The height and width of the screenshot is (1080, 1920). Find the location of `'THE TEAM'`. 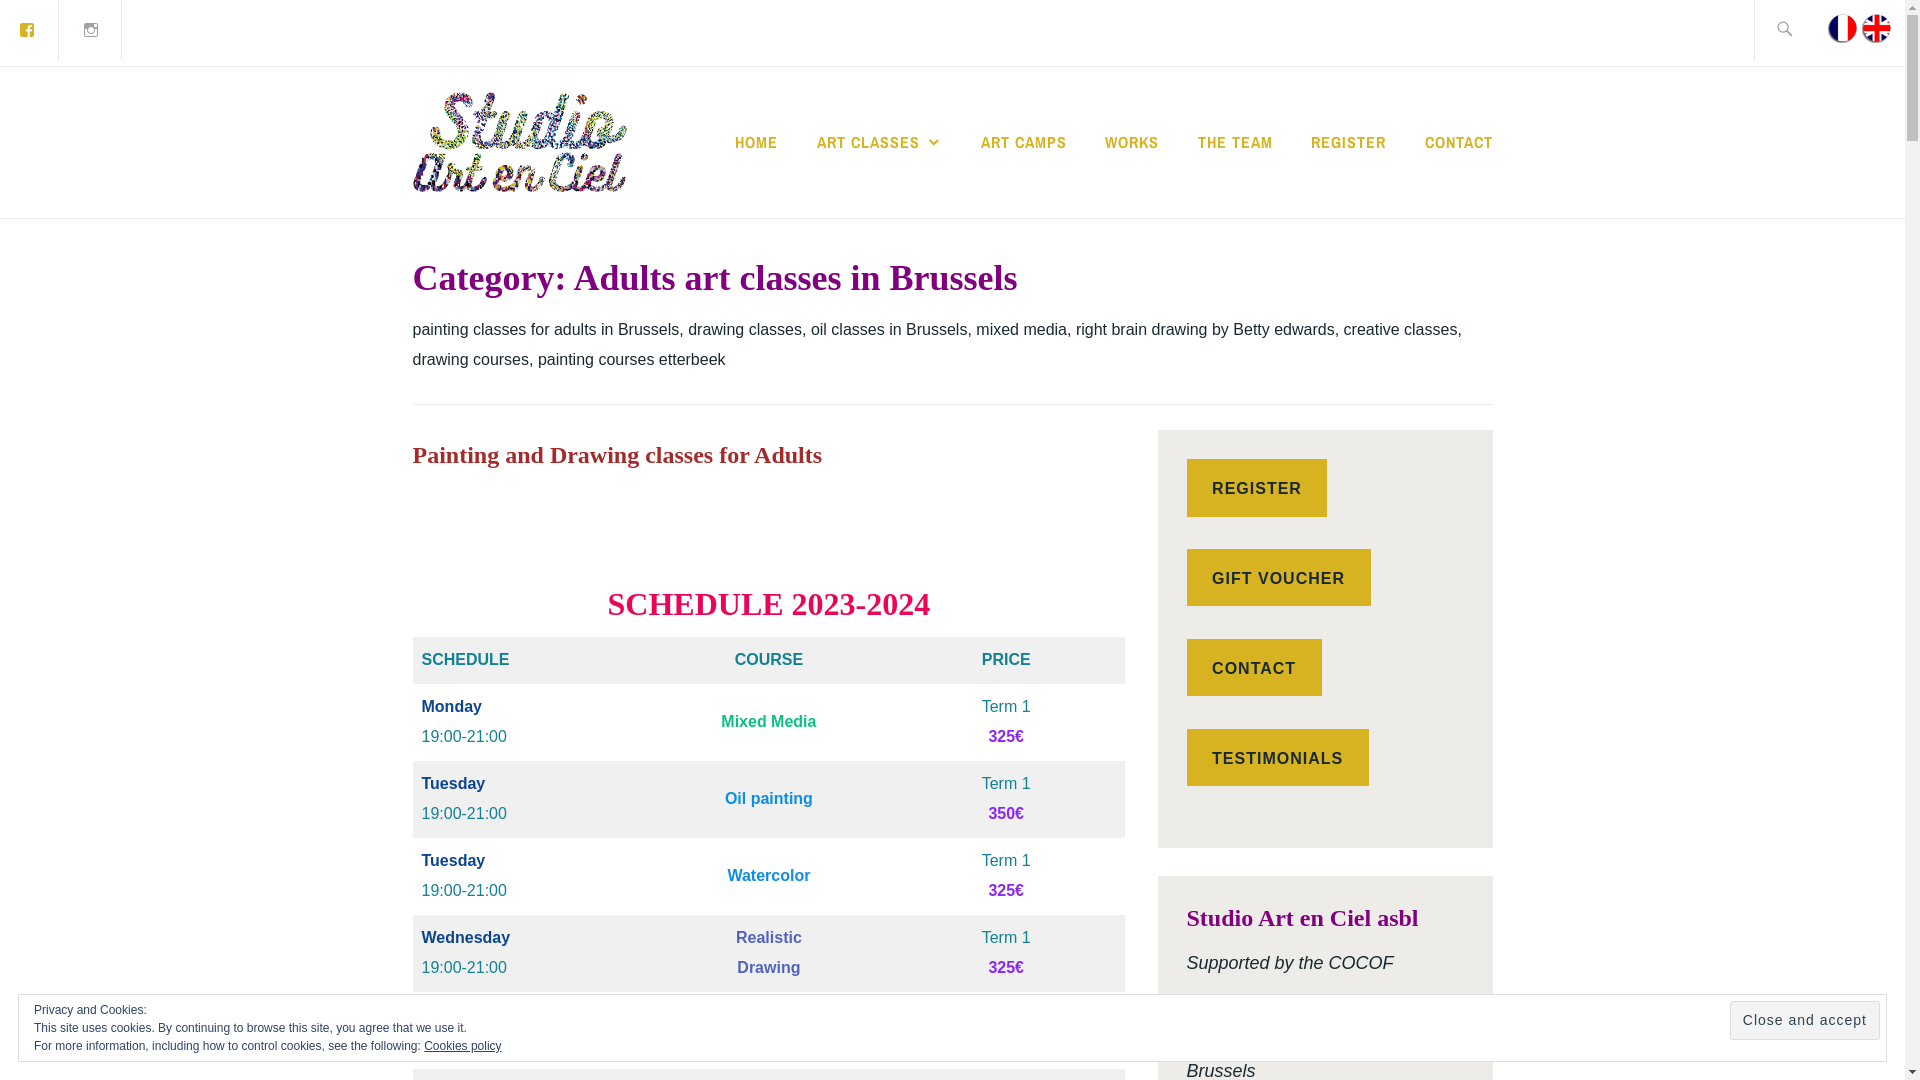

'THE TEAM' is located at coordinates (1234, 141).